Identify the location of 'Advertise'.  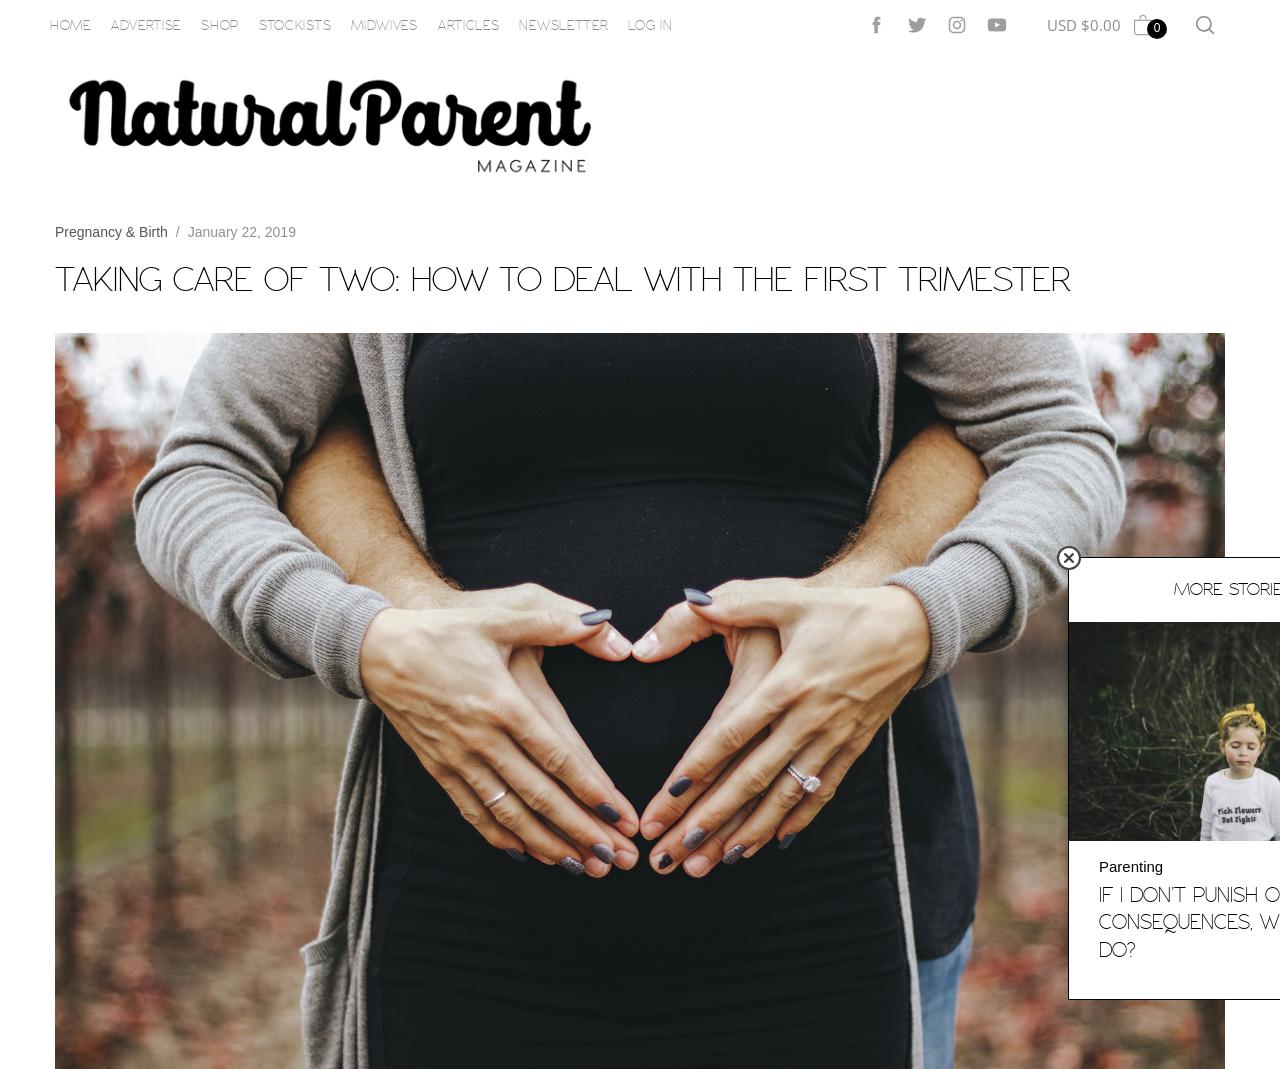
(144, 23).